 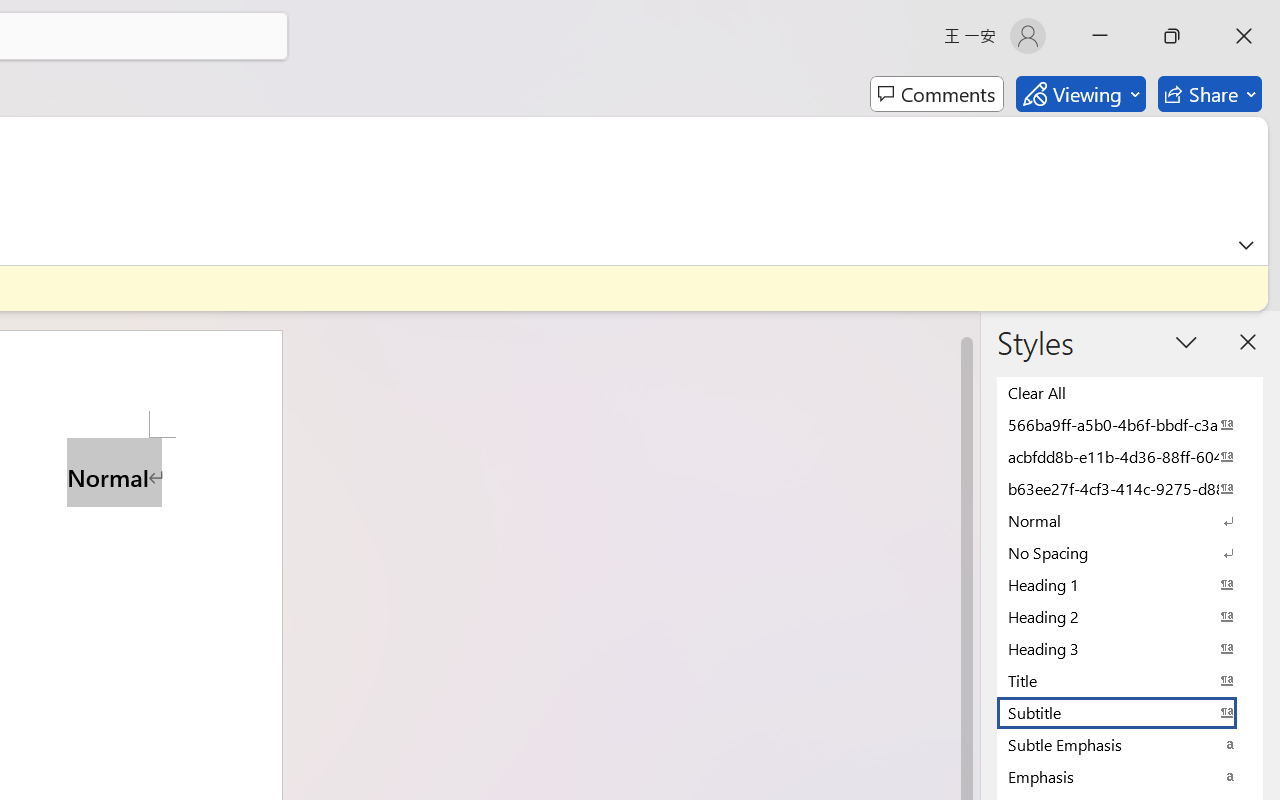 I want to click on 'Task Pane Options', so click(x=1187, y=342).